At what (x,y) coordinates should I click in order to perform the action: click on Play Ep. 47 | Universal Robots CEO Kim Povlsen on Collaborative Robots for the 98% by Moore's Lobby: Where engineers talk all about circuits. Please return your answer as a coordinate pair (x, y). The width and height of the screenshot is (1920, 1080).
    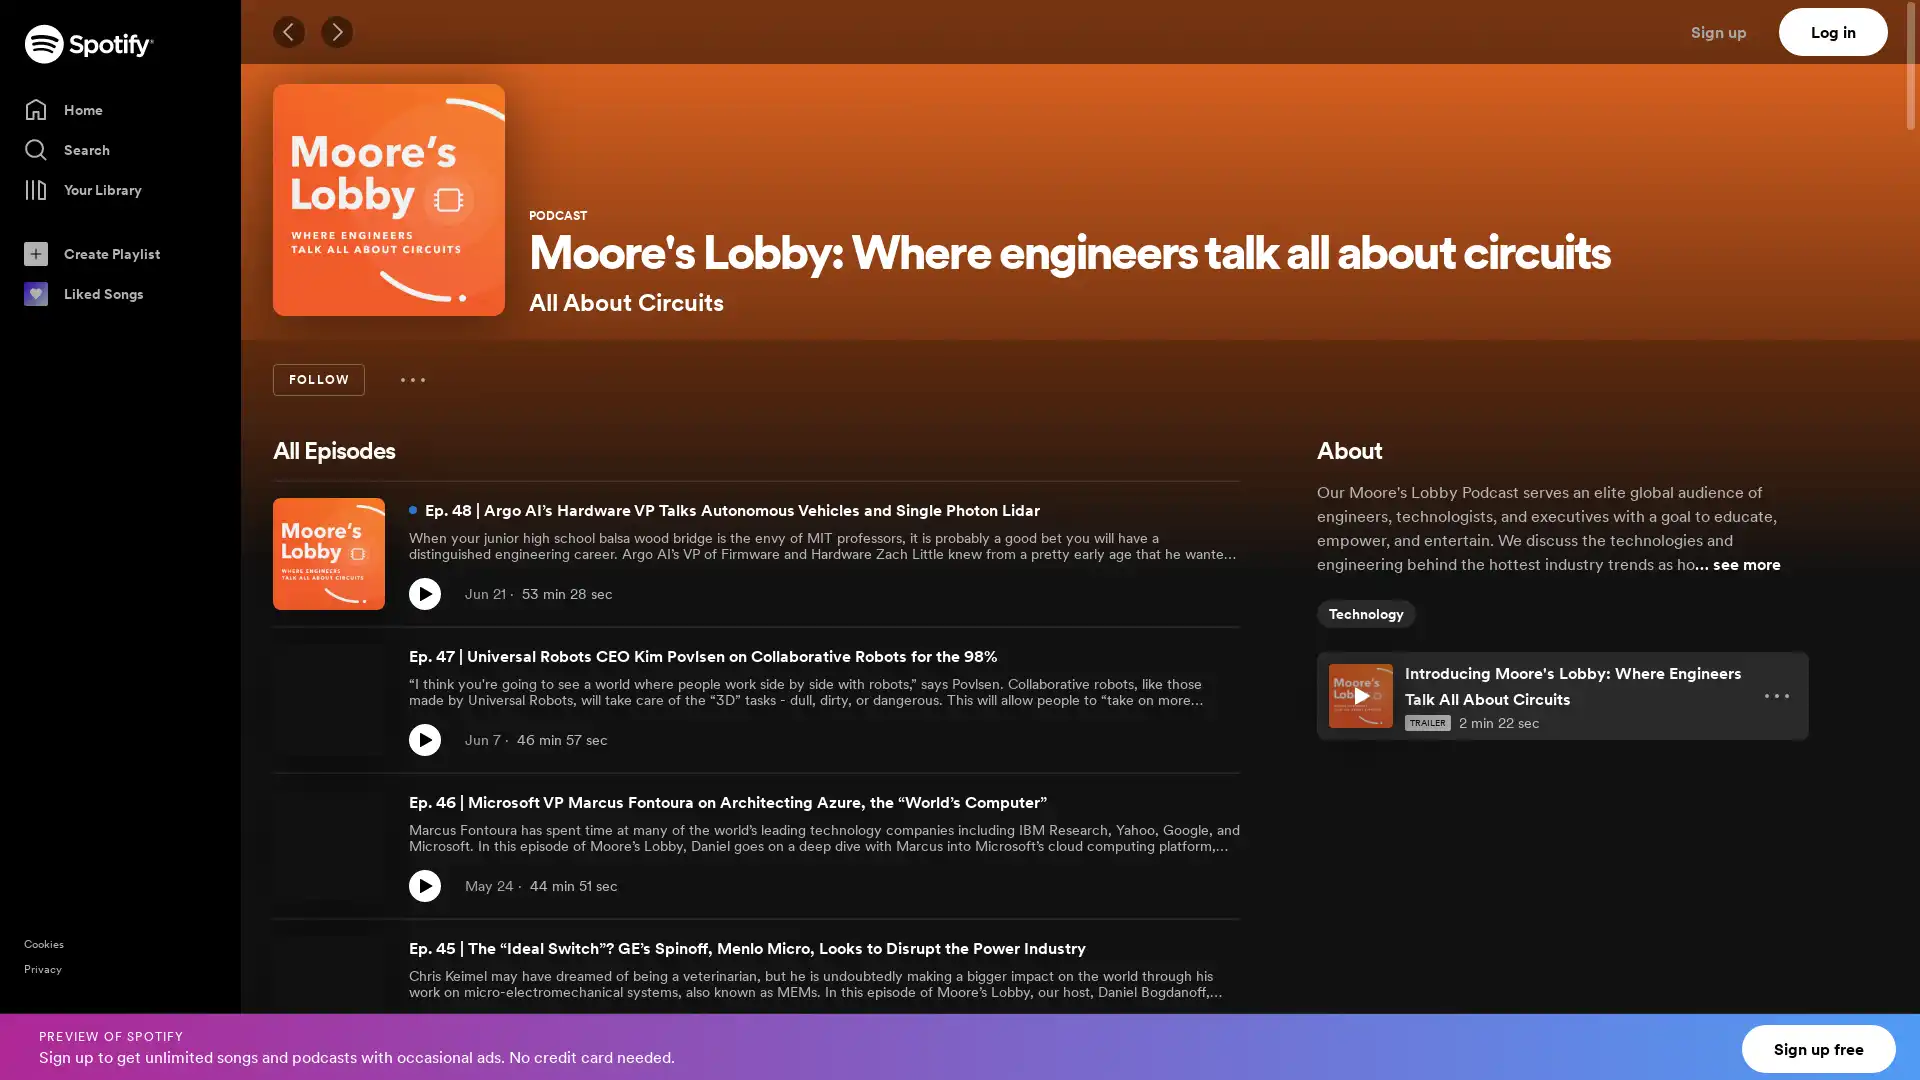
    Looking at the image, I should click on (424, 740).